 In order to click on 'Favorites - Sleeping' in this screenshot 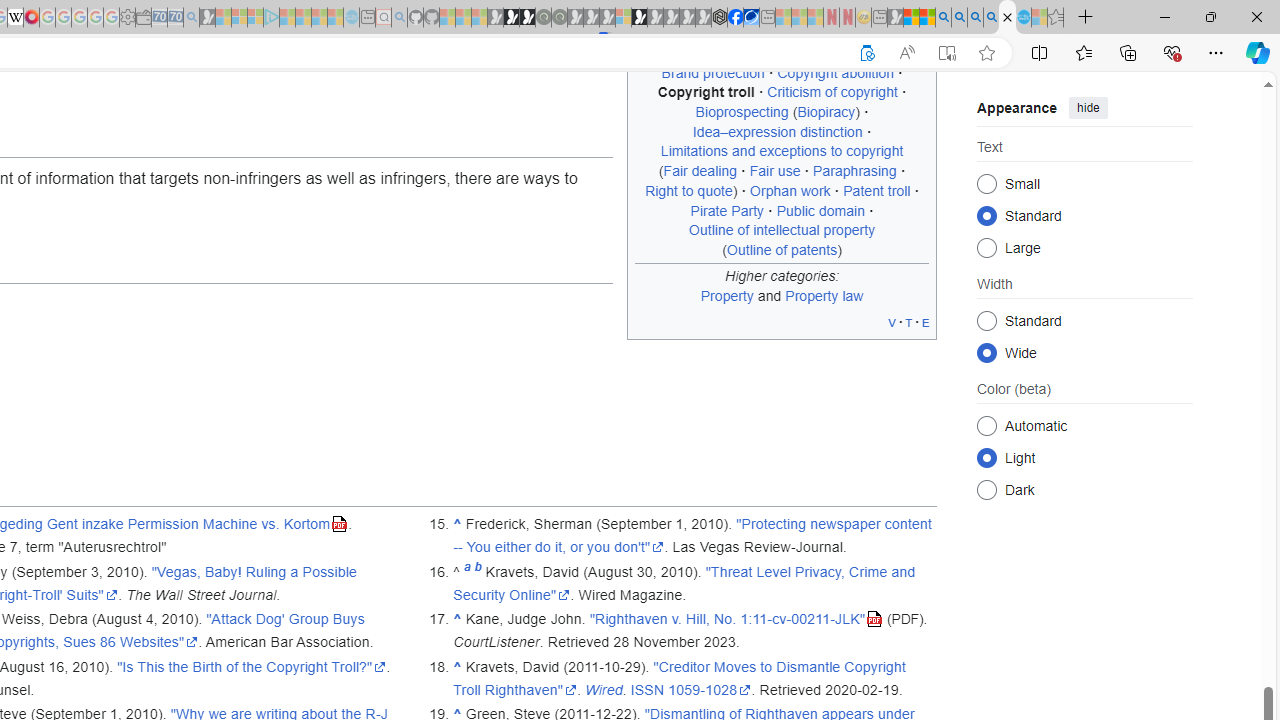, I will do `click(1055, 17)`.